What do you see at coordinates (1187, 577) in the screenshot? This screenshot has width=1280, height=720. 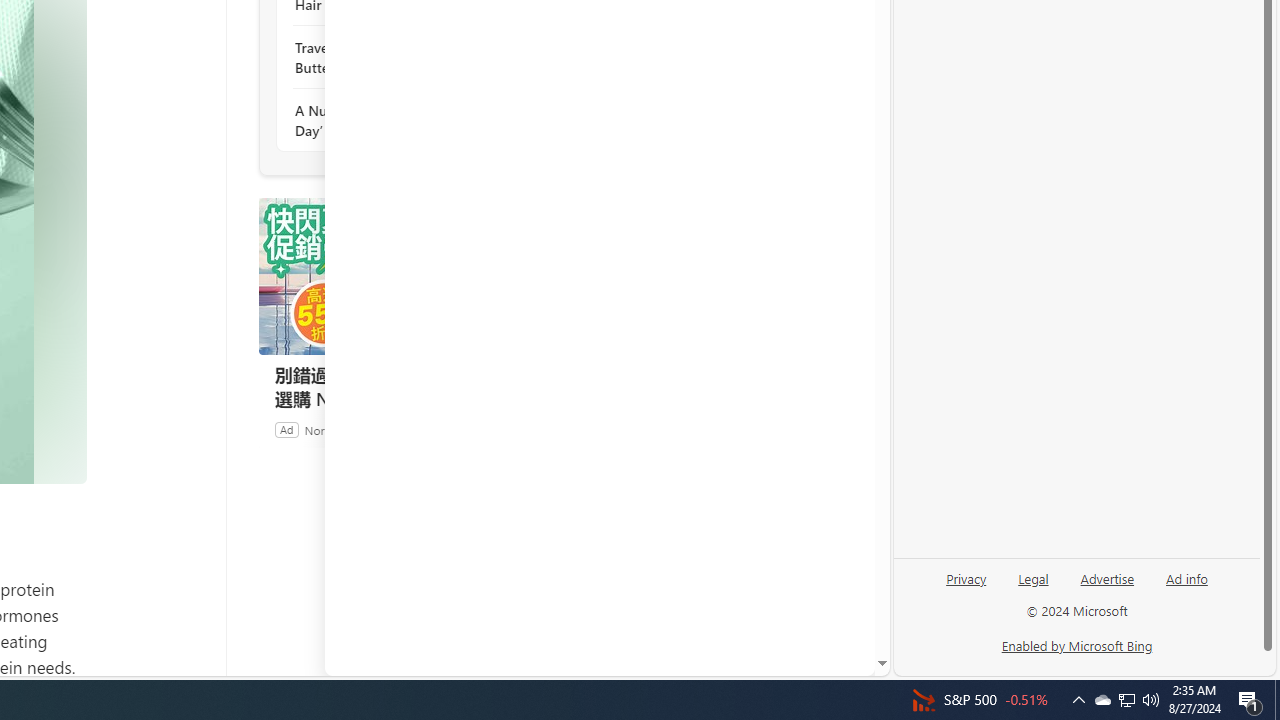 I see `'Ad info'` at bounding box center [1187, 577].